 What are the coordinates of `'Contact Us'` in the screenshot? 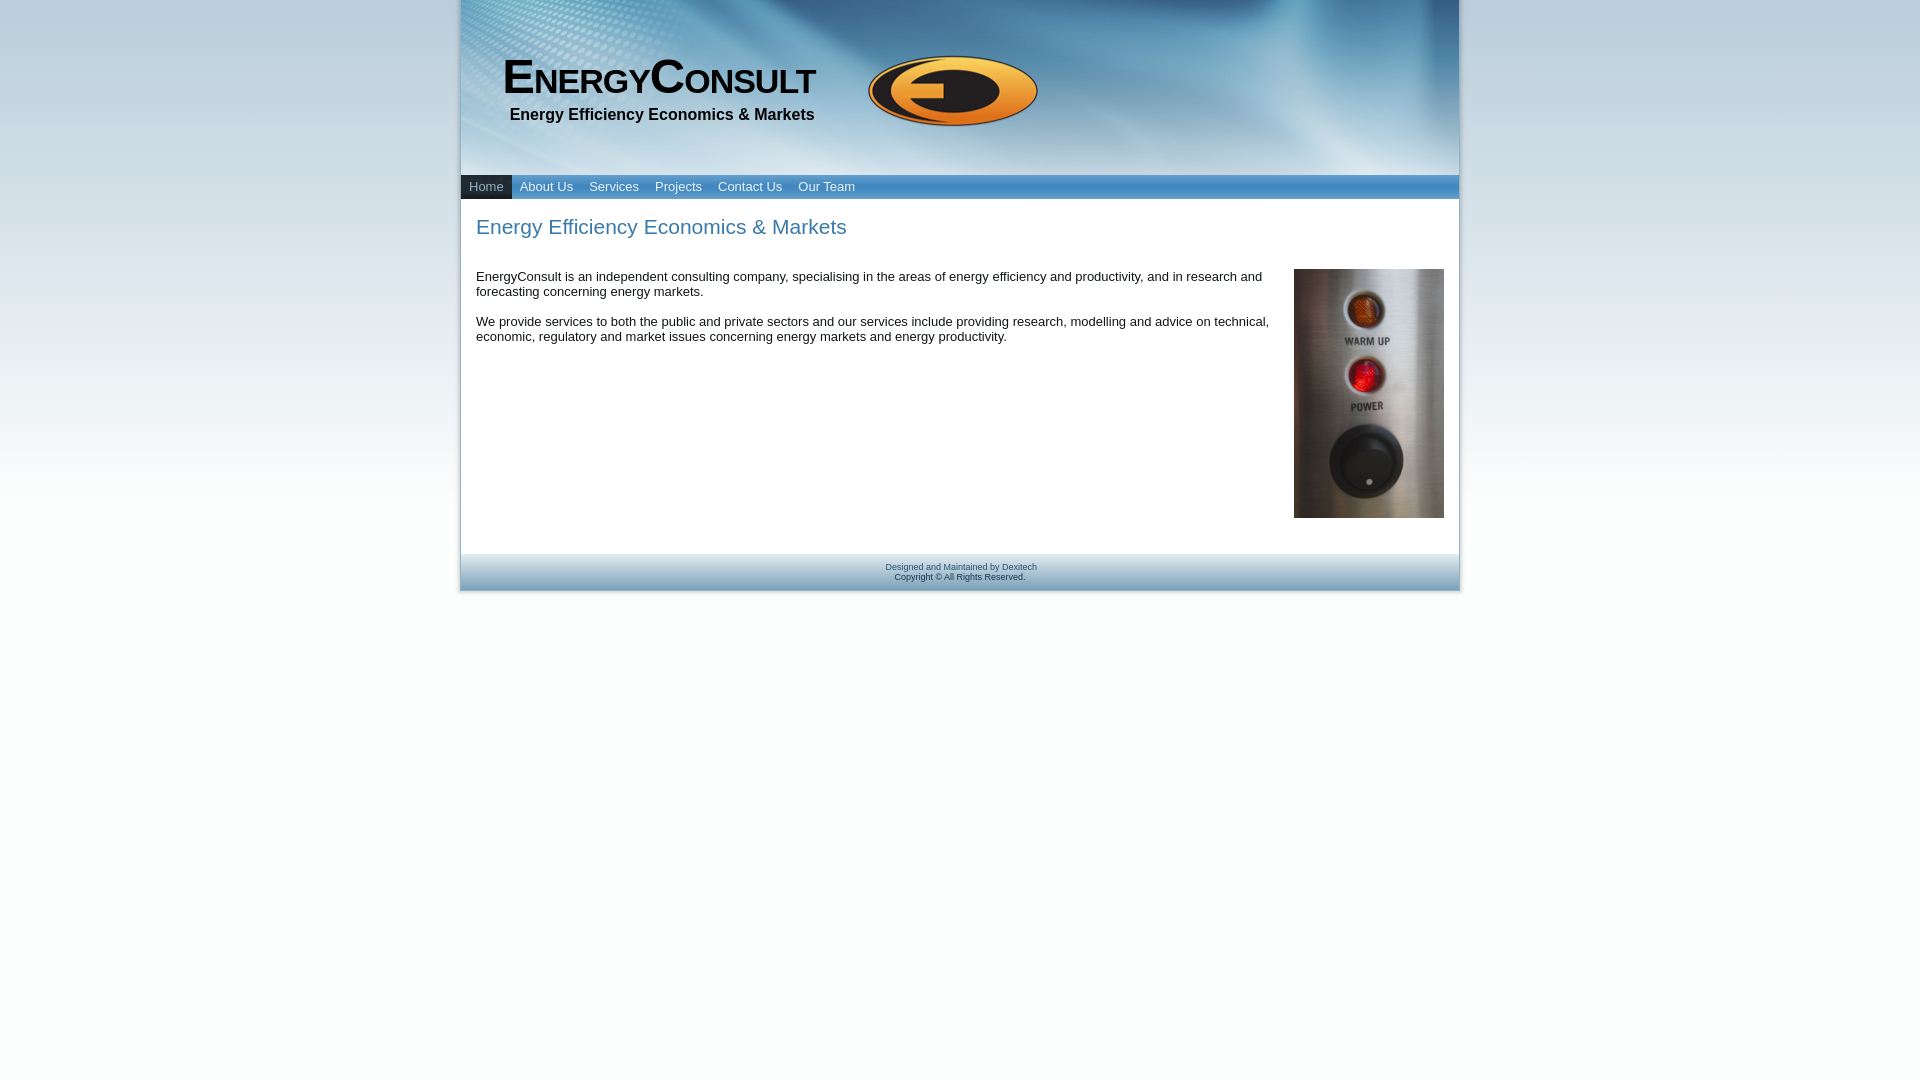 It's located at (748, 186).